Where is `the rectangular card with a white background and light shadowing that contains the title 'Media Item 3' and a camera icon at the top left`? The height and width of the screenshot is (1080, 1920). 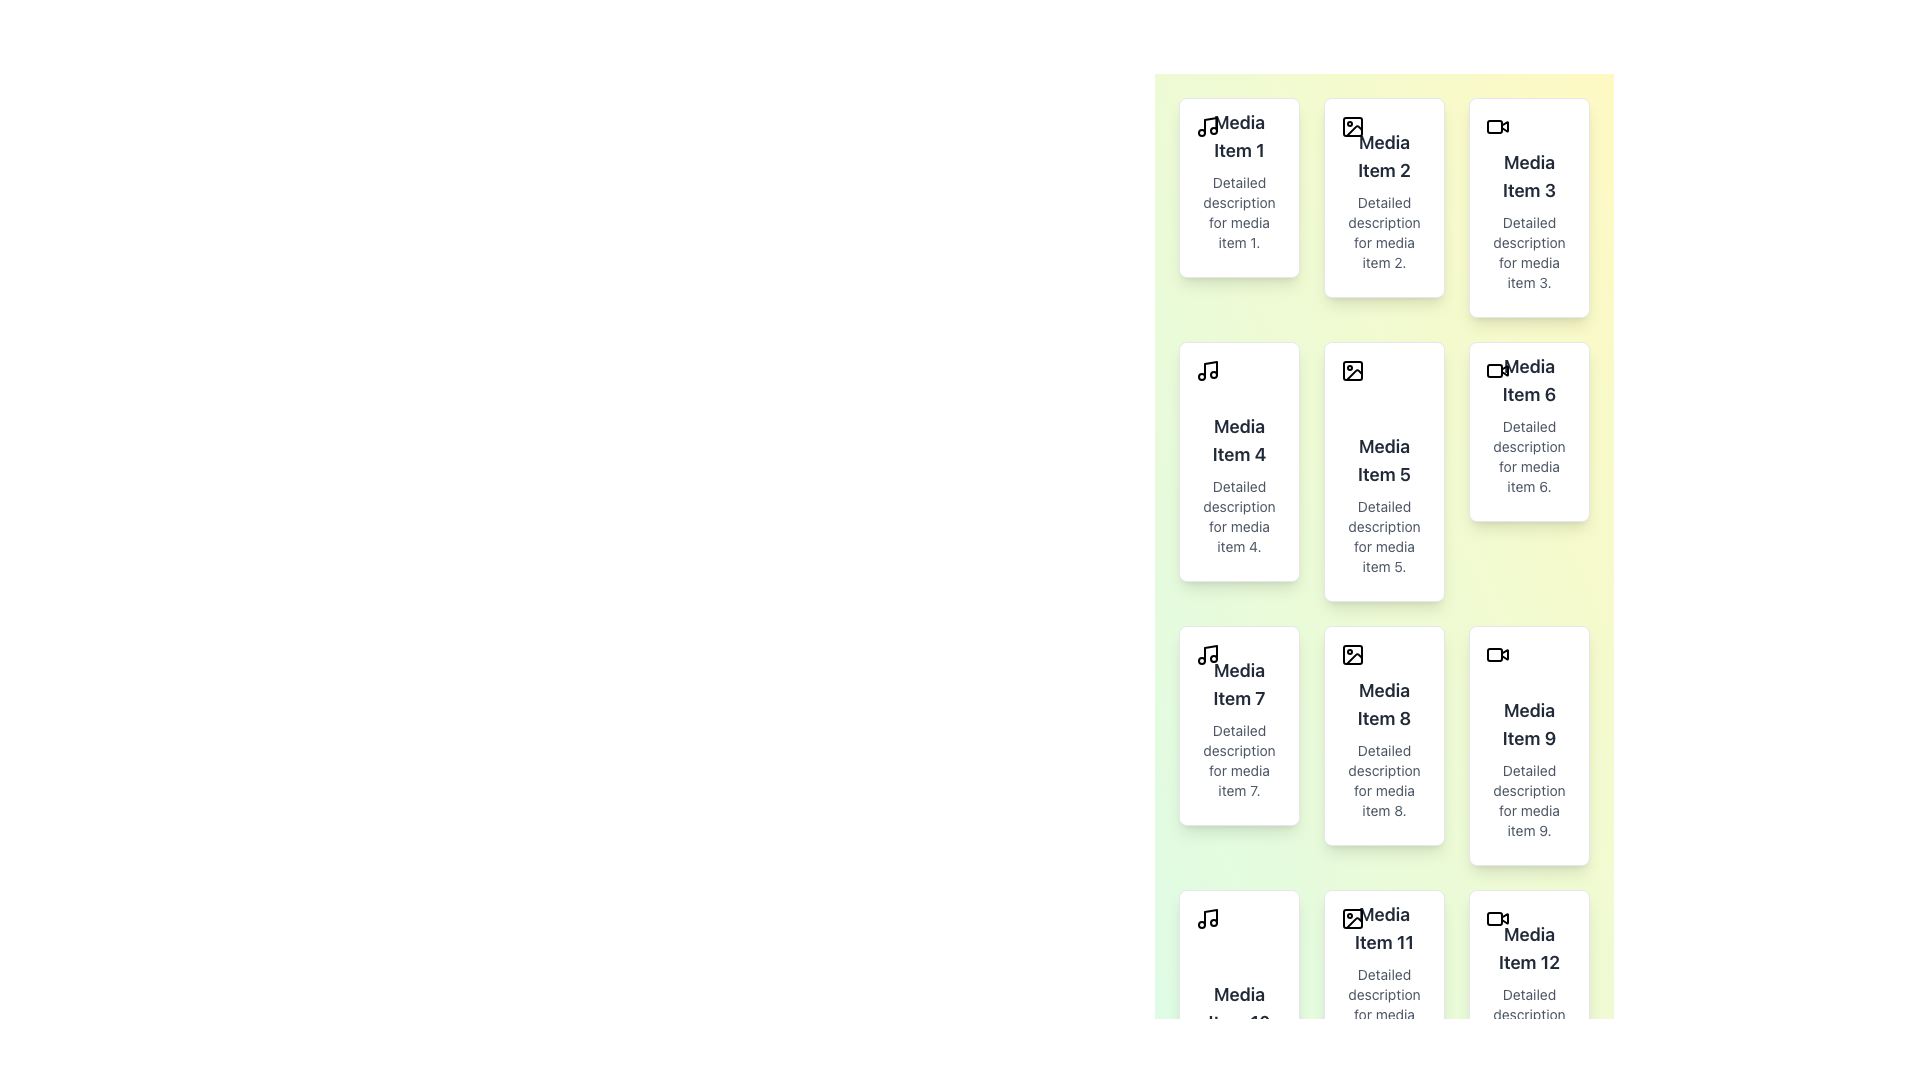
the rectangular card with a white background and light shadowing that contains the title 'Media Item 3' and a camera icon at the top left is located at coordinates (1528, 208).